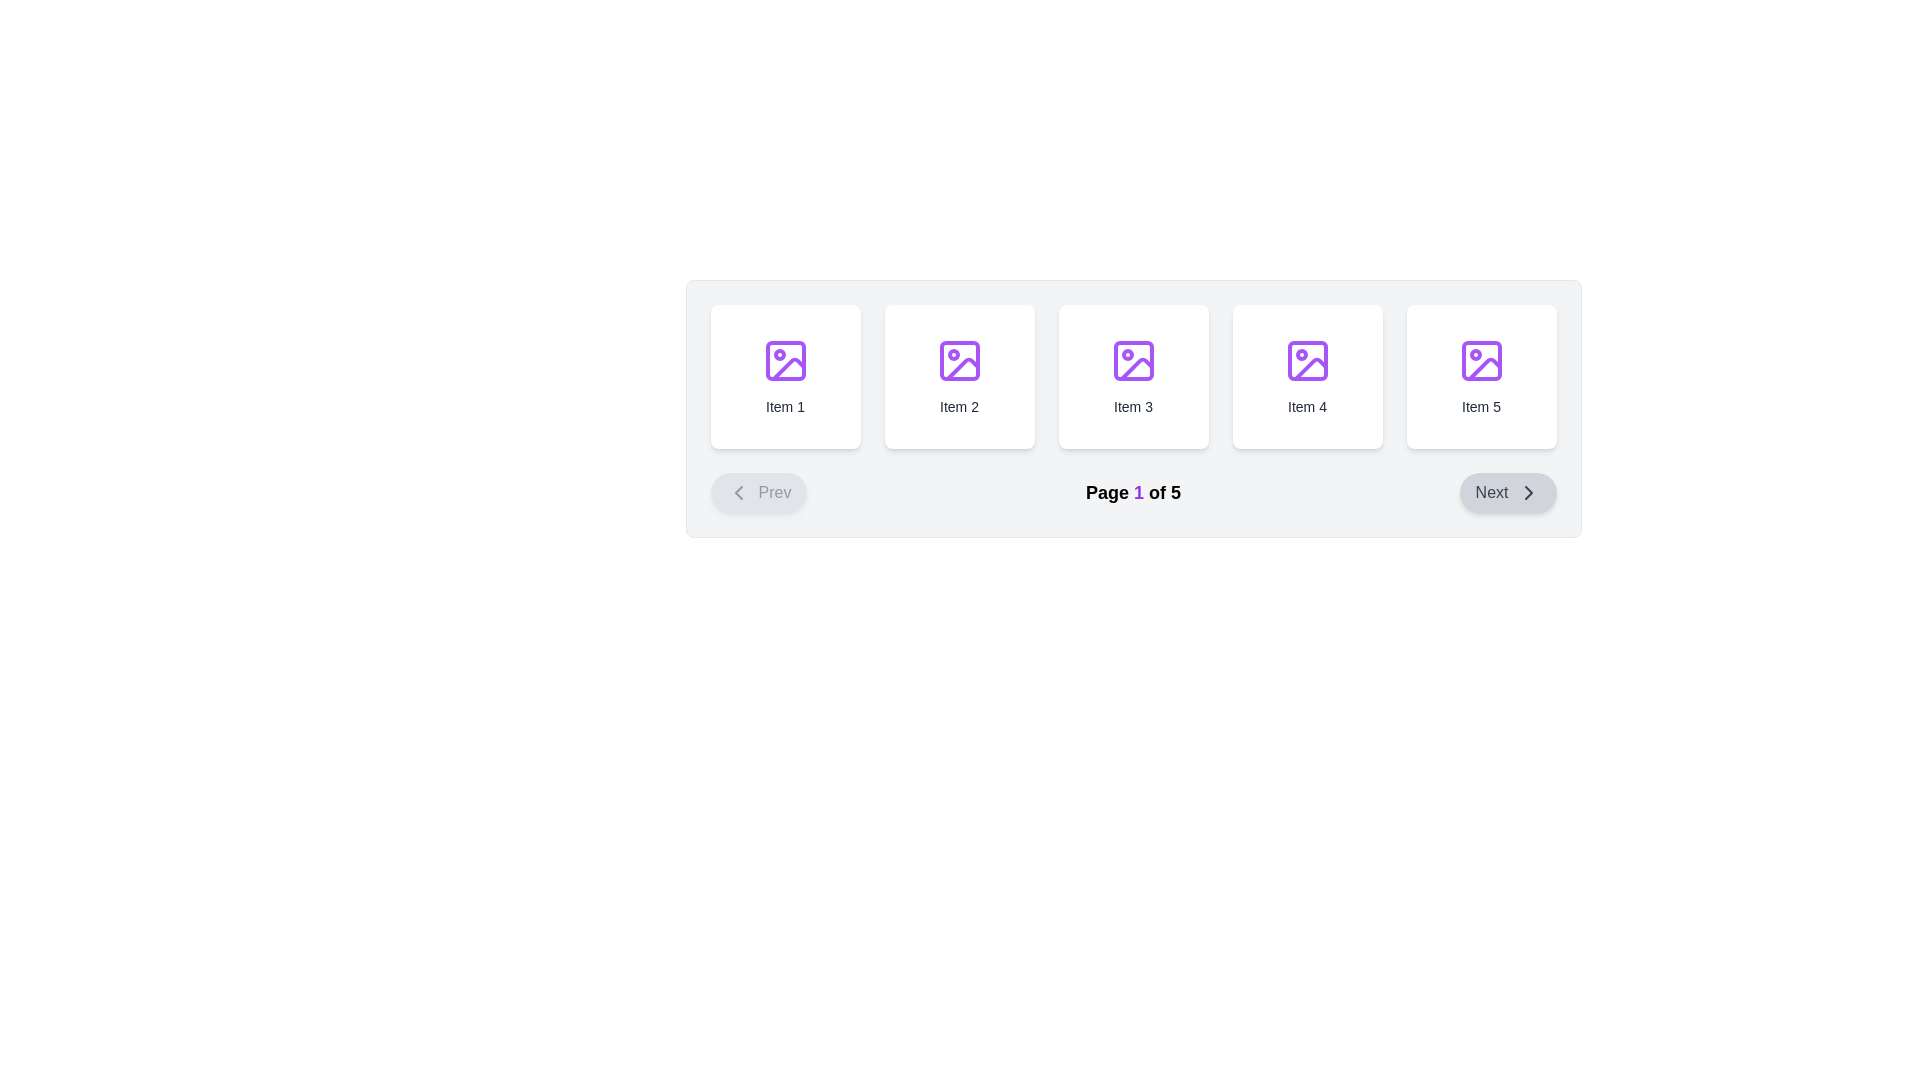 This screenshot has width=1920, height=1080. I want to click on the chevron icon located at the leftmost part of the 'Prev' button, which is used for navigating to the previous page in the pagination control, so click(737, 493).